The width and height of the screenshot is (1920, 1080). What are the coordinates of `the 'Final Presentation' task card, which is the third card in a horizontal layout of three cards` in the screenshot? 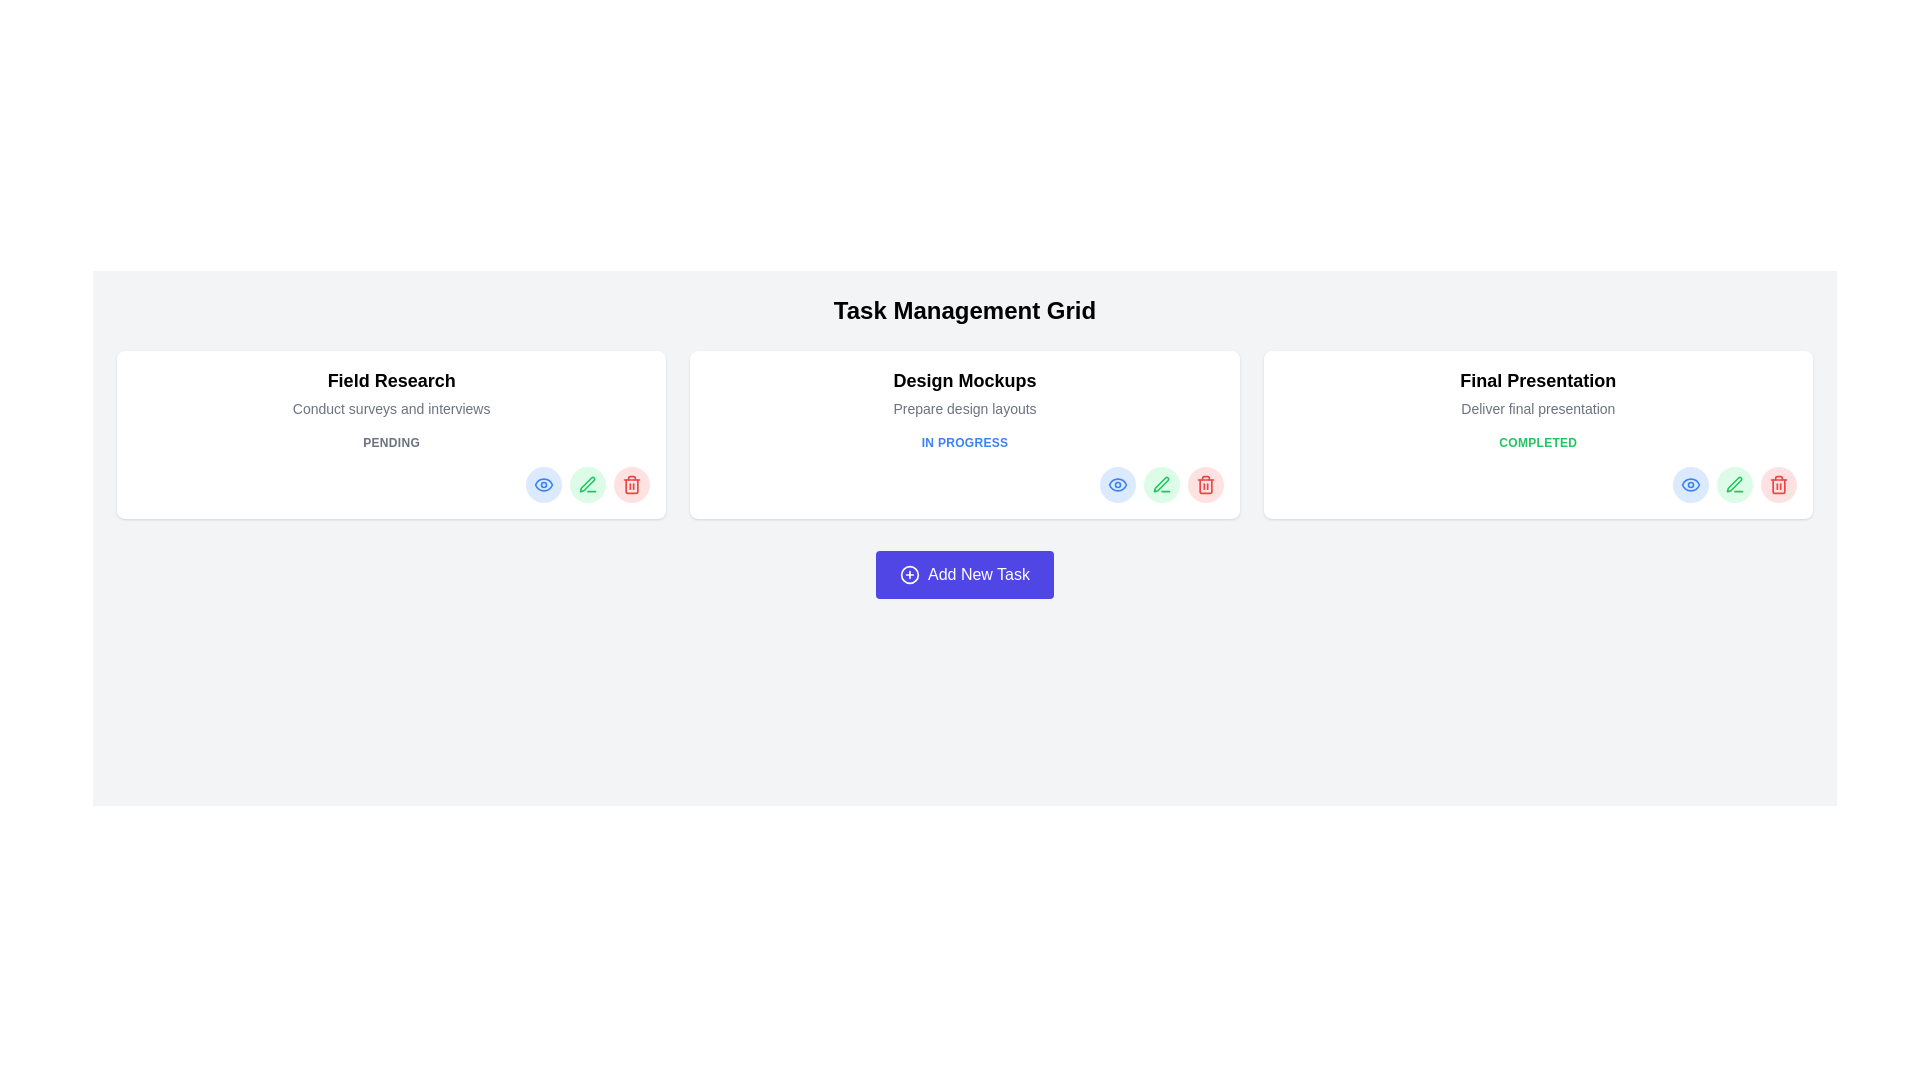 It's located at (1537, 434).